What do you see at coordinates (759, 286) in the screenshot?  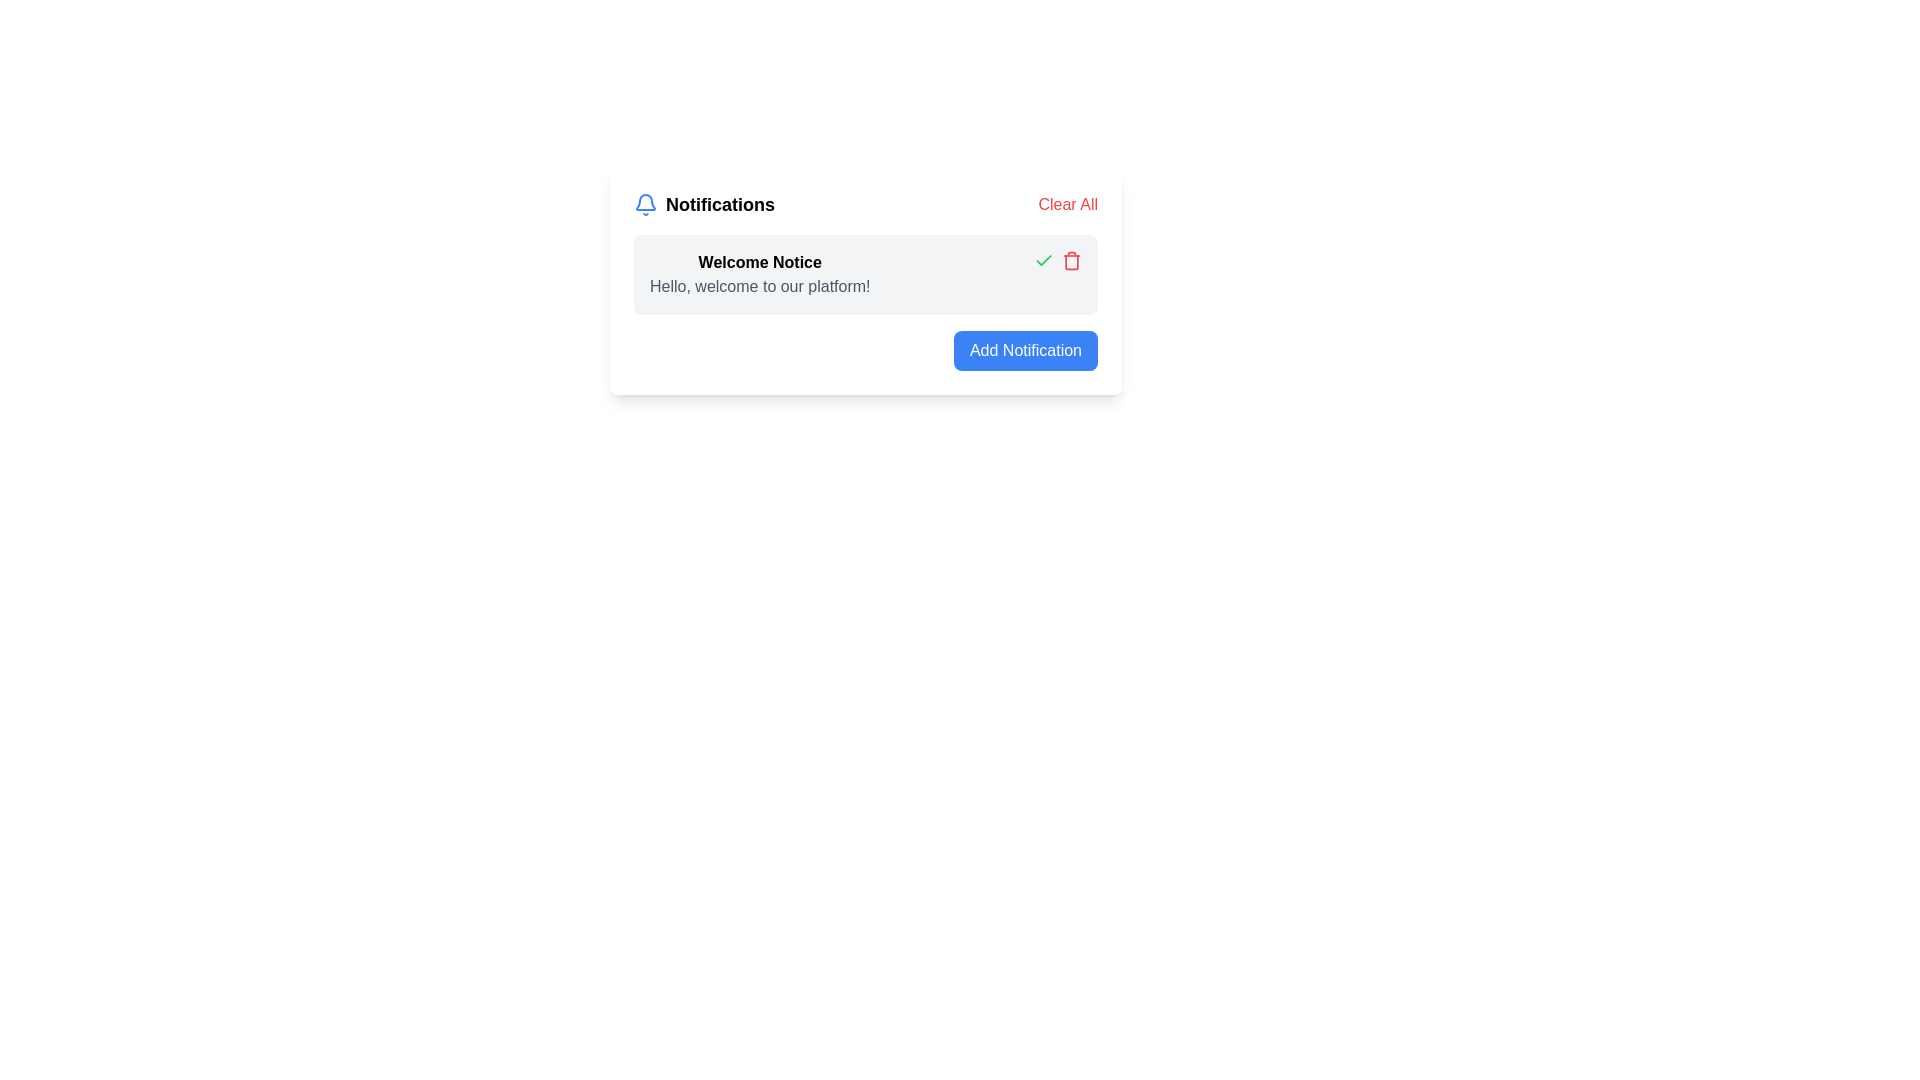 I see `the welcoming message text label located below the 'Welcome Notice' title in the notification card to potentially display a tooltip` at bounding box center [759, 286].